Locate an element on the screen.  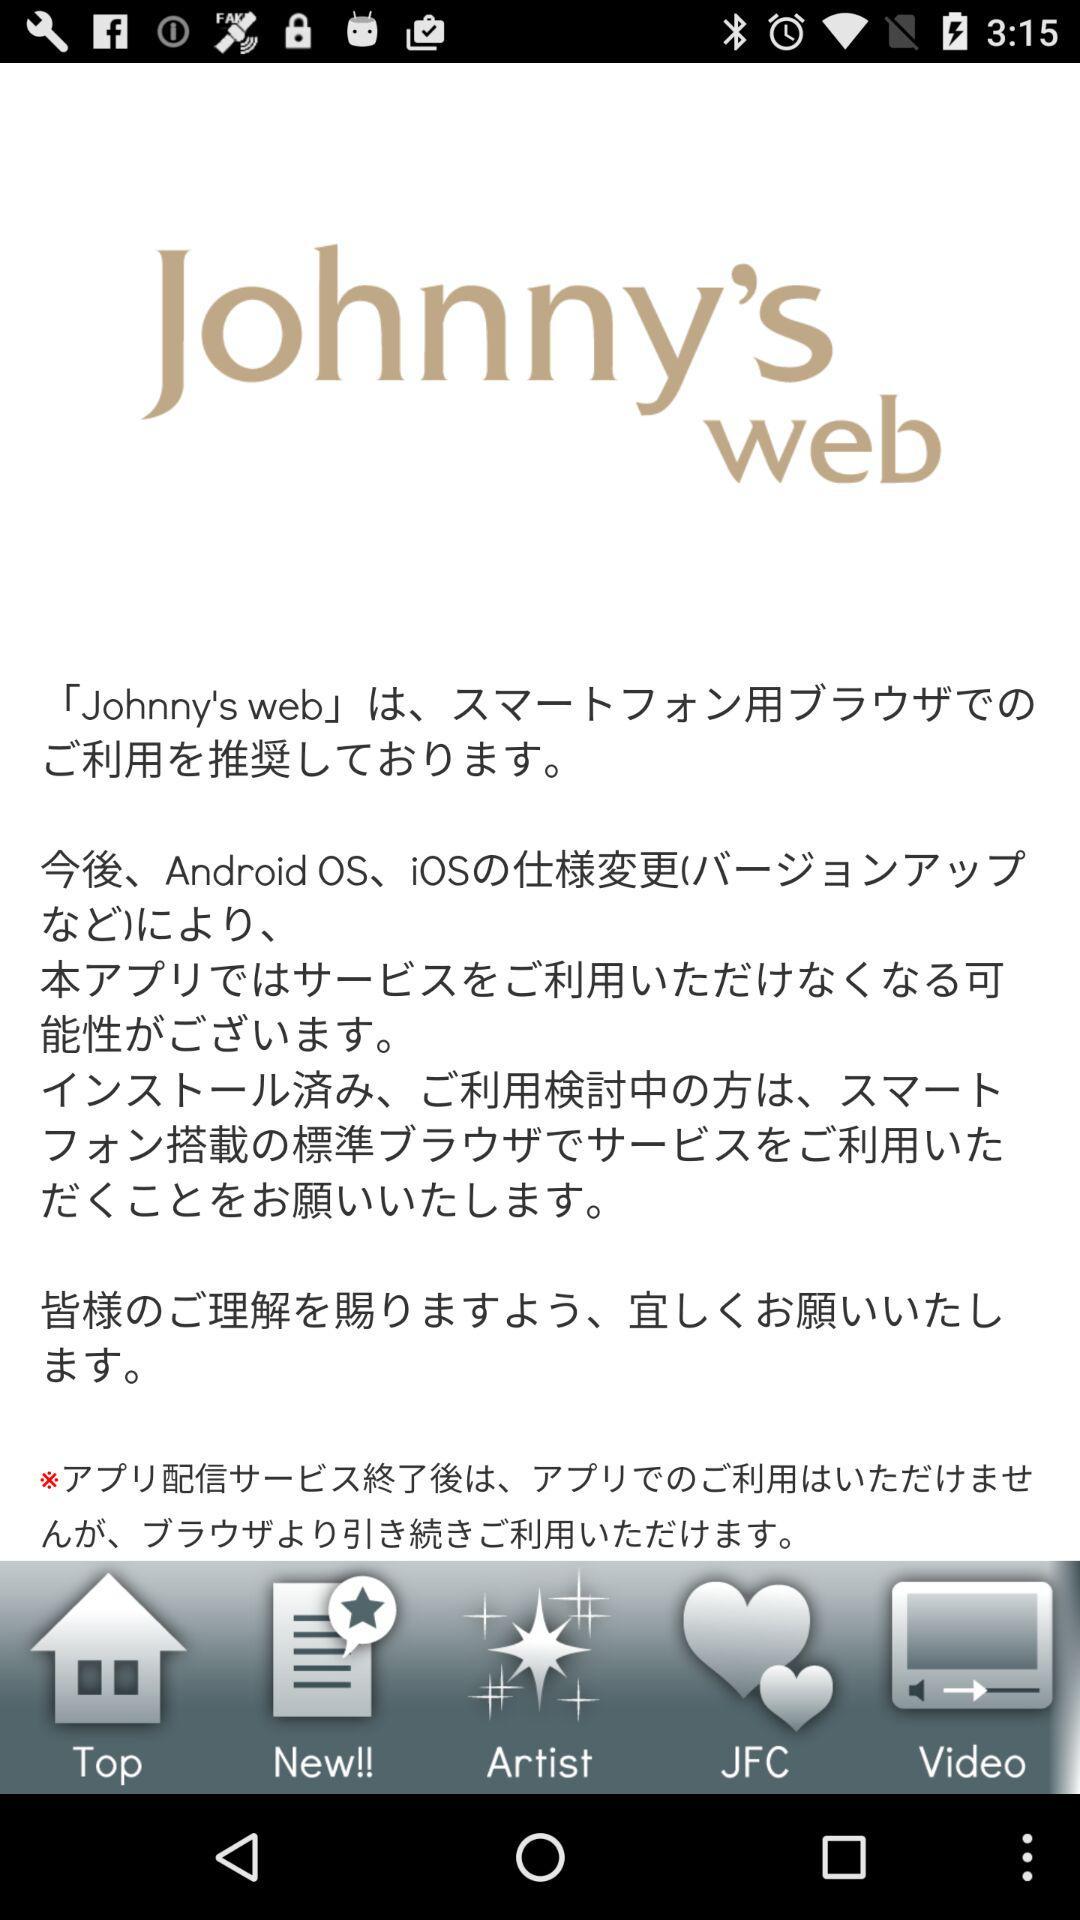
artist details is located at coordinates (540, 1677).